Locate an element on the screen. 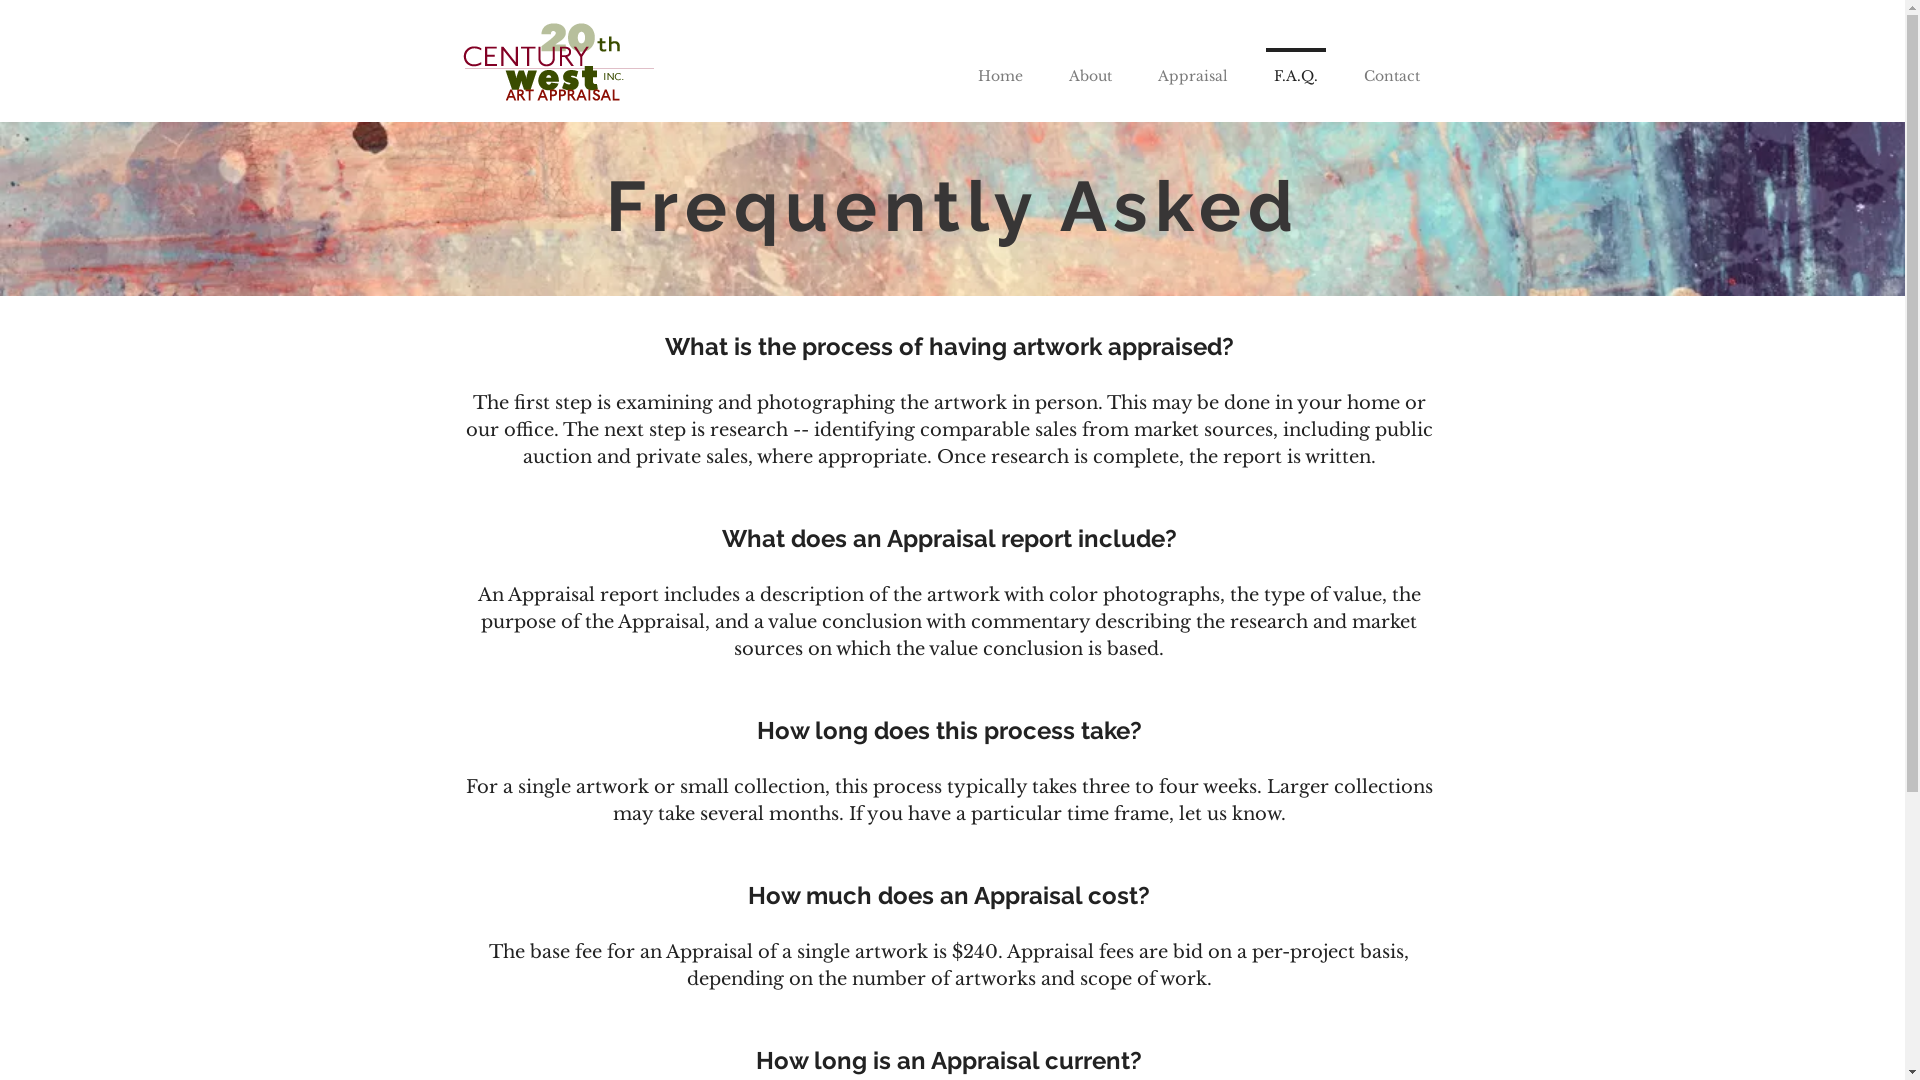 This screenshot has height=1080, width=1920. 'Contact' is located at coordinates (1339, 65).